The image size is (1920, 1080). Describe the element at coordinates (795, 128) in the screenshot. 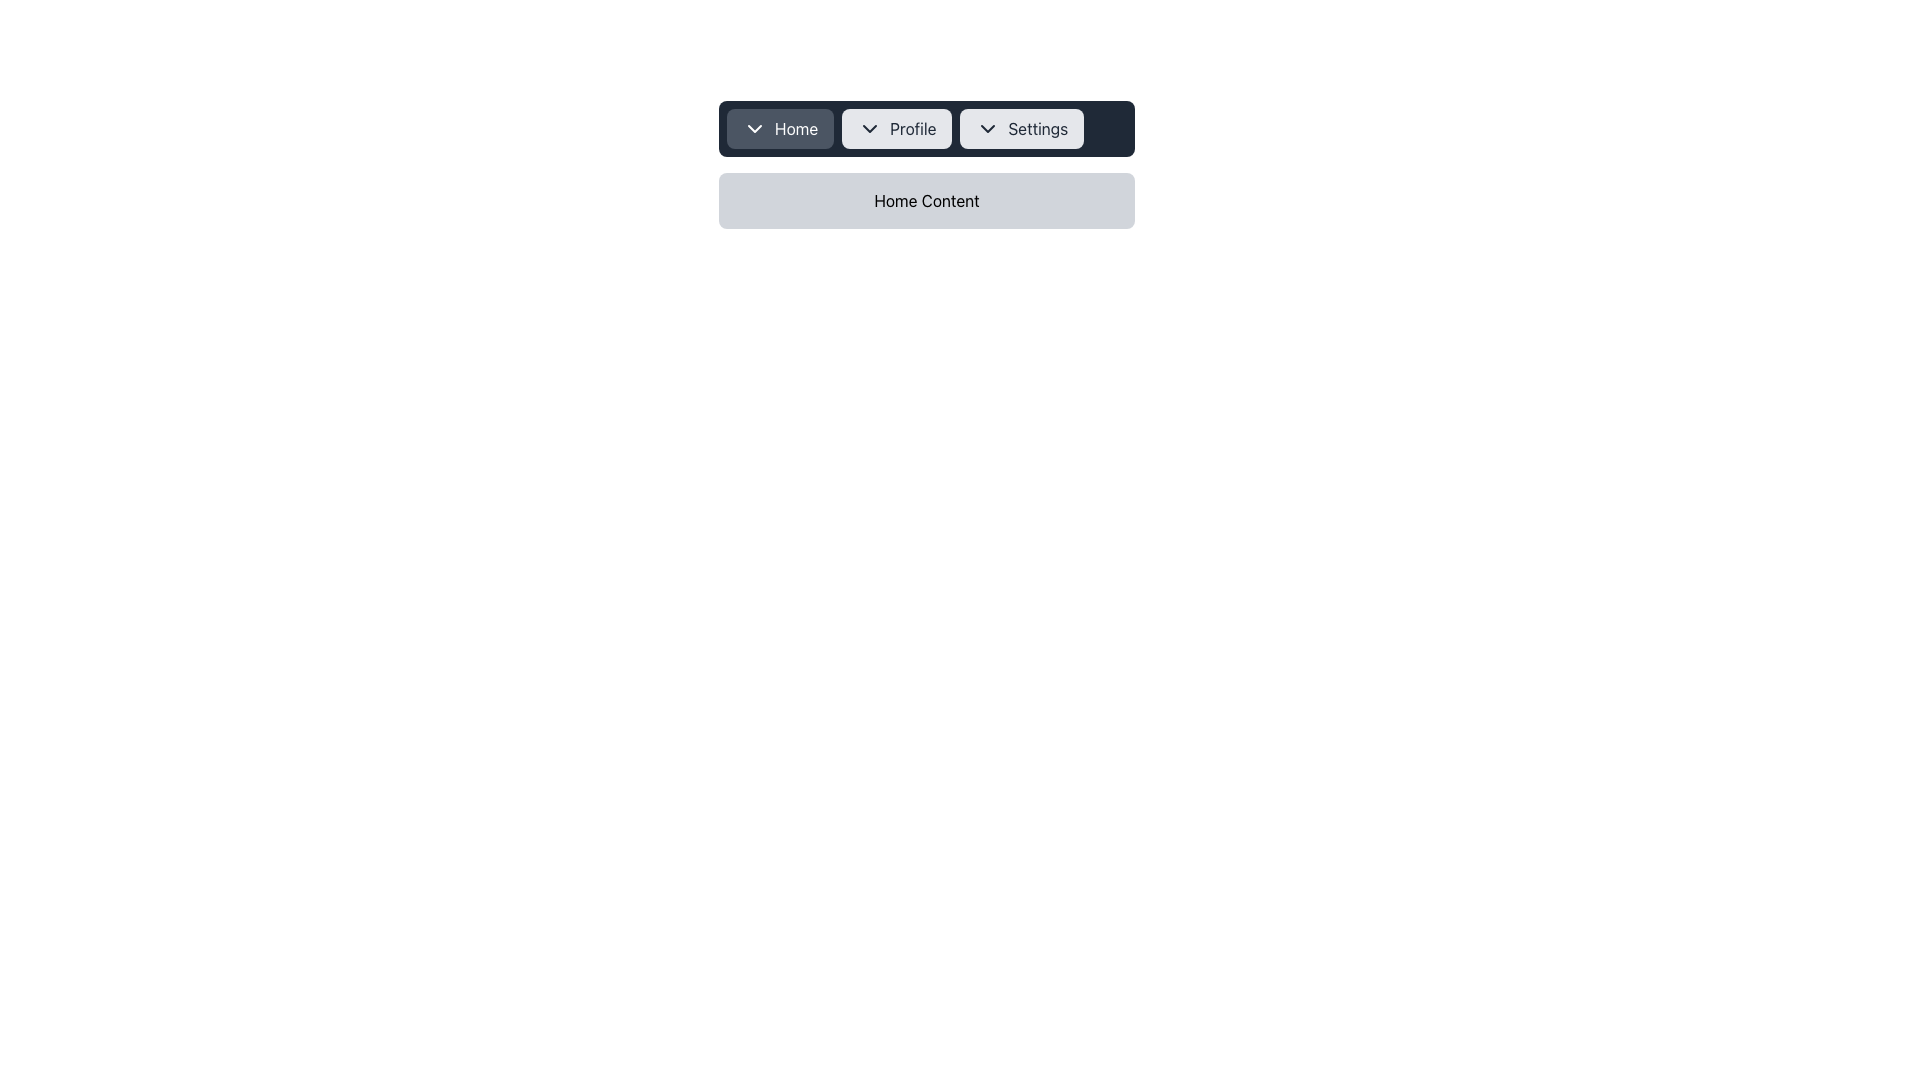

I see `text content of the 'Home' label, which is styled in a light font color against a dark background and is part of a button component at the top of the interface` at that location.